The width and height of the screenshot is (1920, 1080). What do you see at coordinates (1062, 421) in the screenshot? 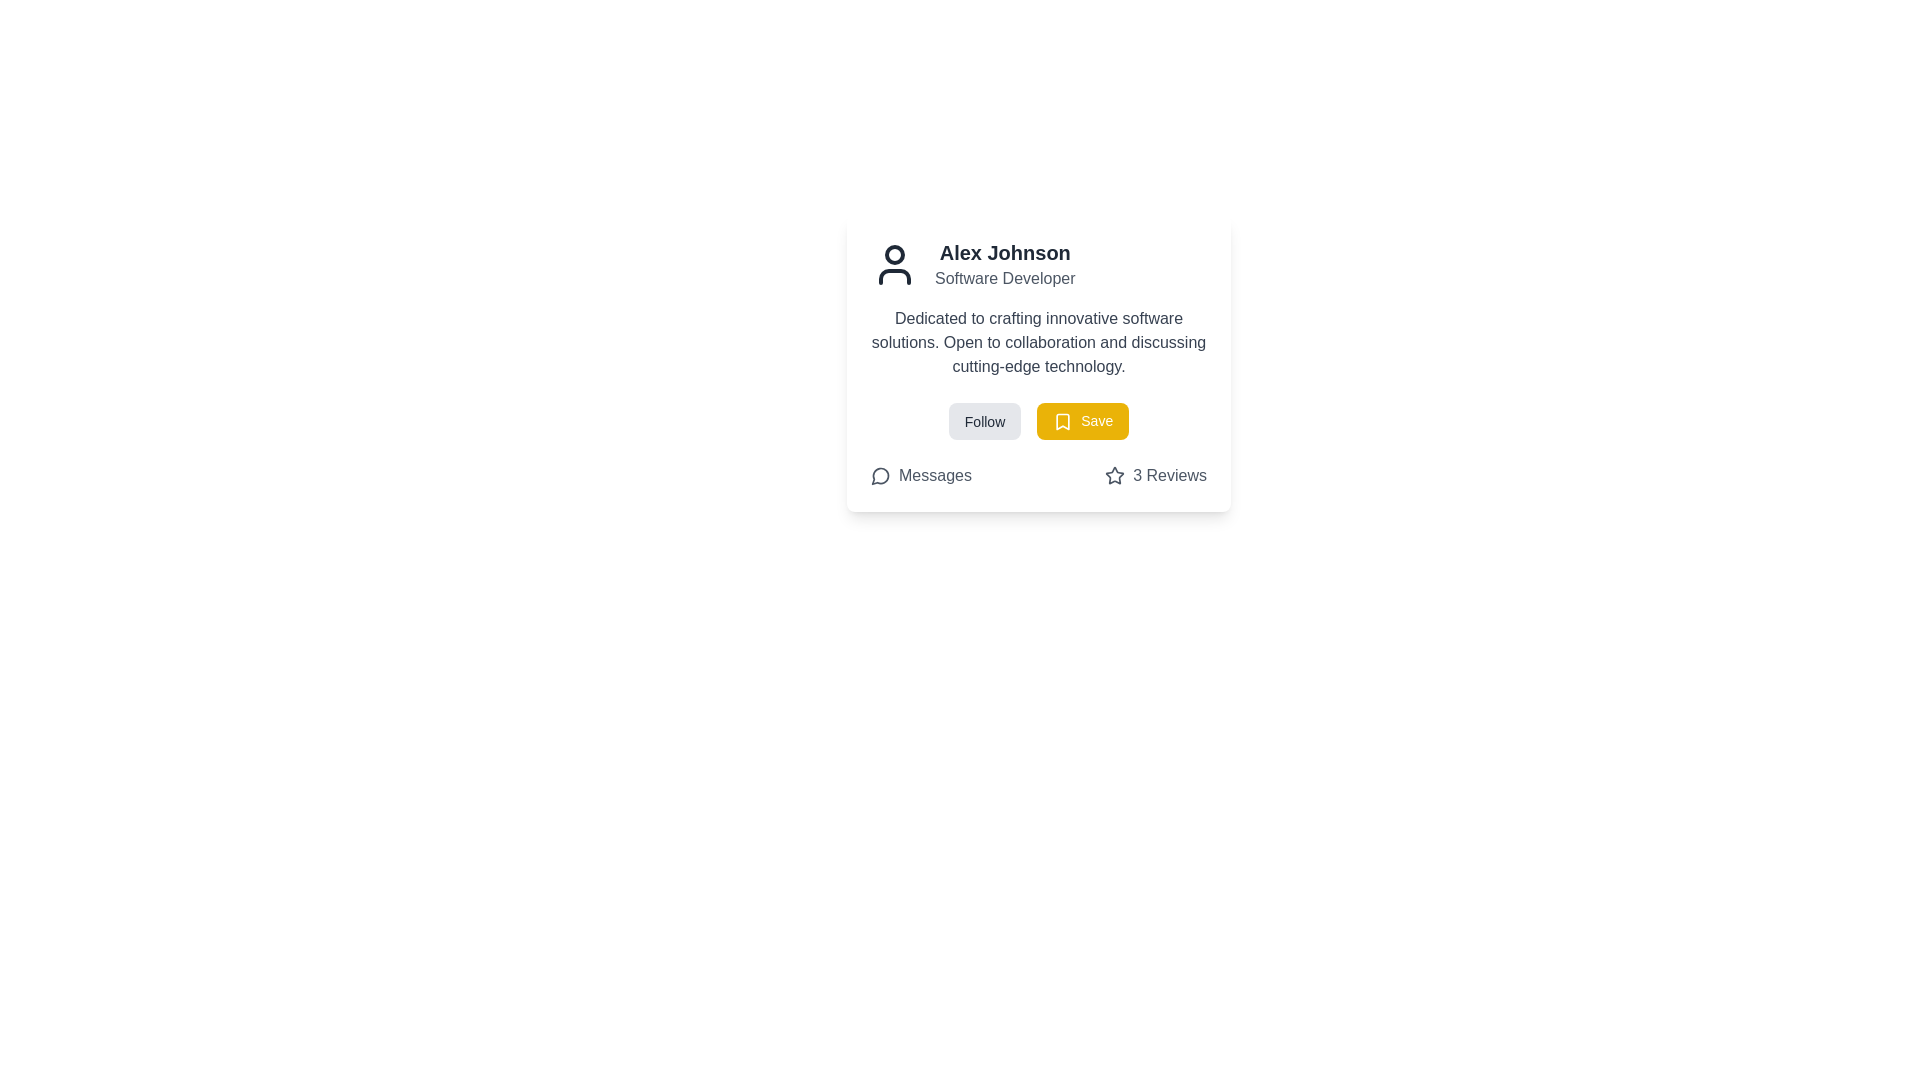
I see `the bookmark icon, which is a minimalist SVG representation located to the left of the 'Save' button, indicating its functionality related to saving or bookmarking` at bounding box center [1062, 421].